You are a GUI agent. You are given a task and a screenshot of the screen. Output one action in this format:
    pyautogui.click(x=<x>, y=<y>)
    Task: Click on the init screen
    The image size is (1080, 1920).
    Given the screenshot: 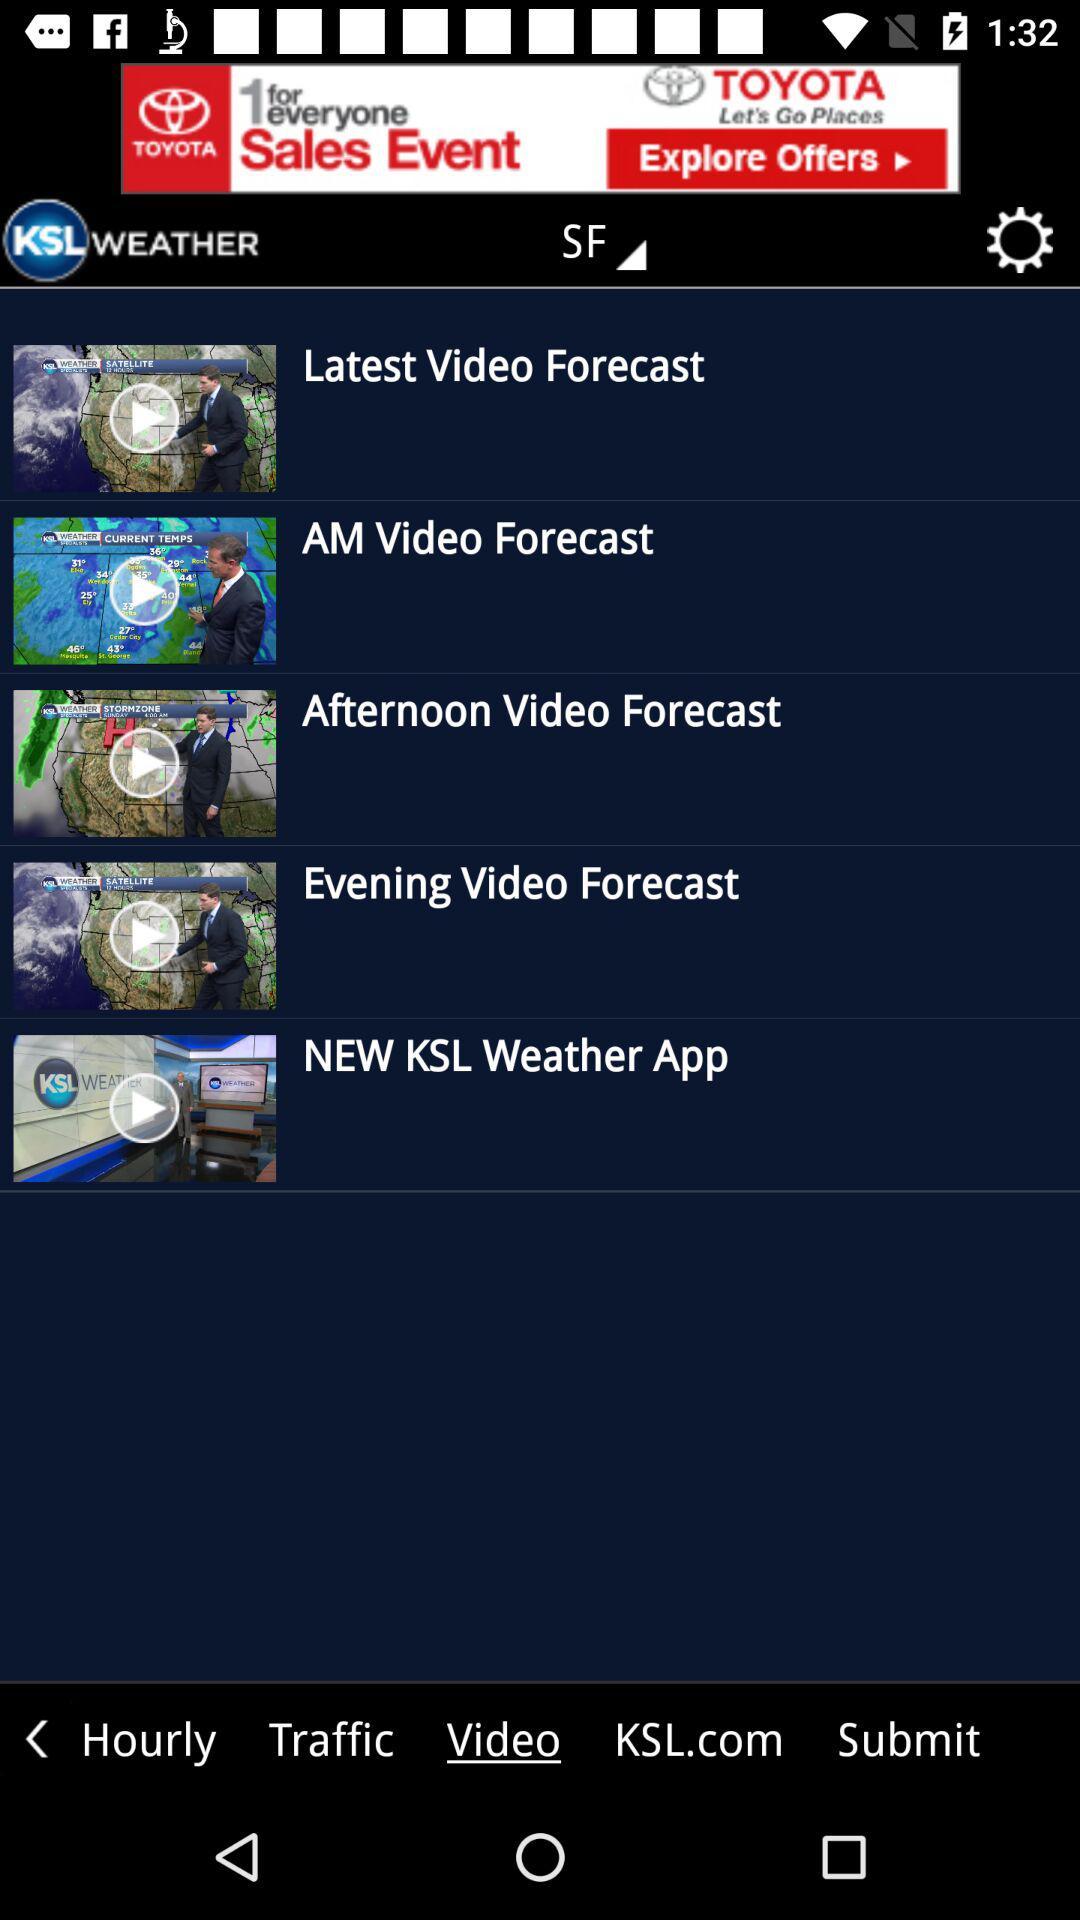 What is the action you would take?
    pyautogui.click(x=131, y=240)
    